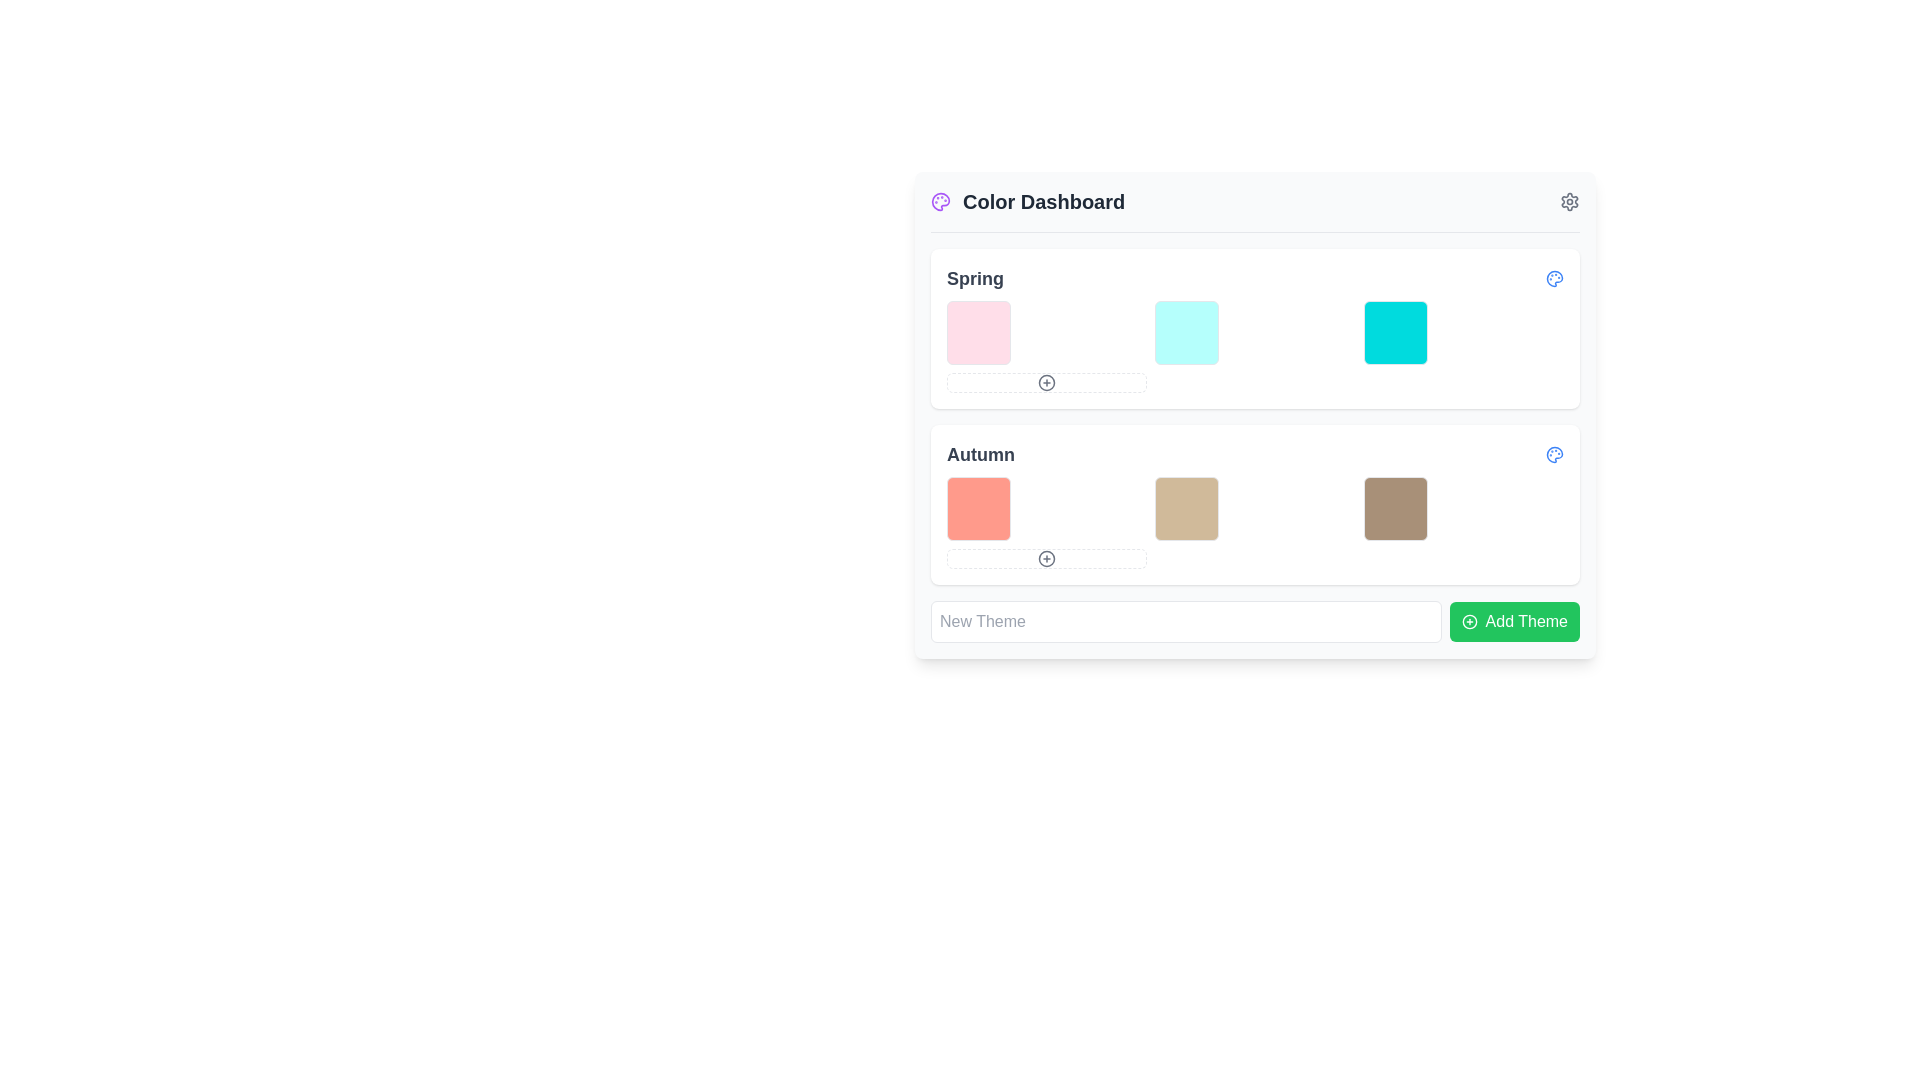 This screenshot has width=1920, height=1080. I want to click on the circular plus sign icon located in the bottom-right corner of the 'Color Dashboard' interface, so click(1469, 620).